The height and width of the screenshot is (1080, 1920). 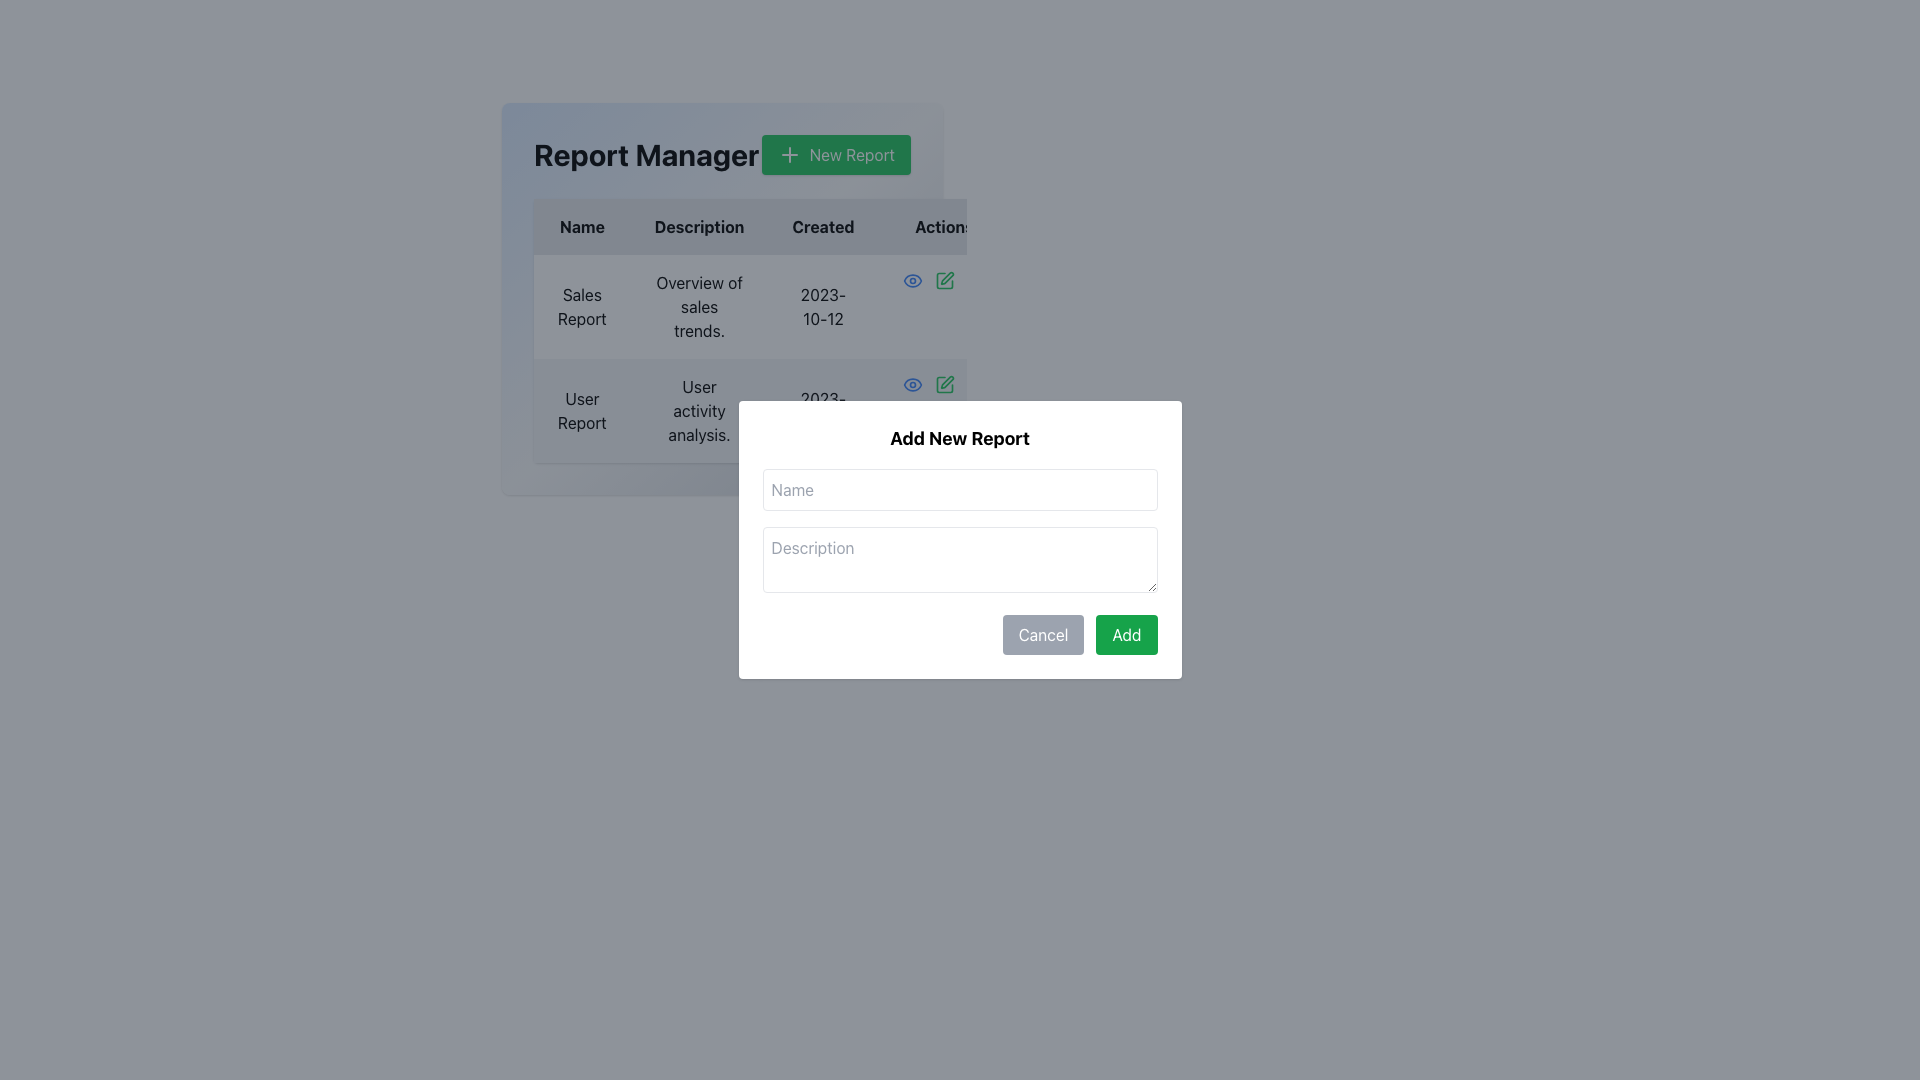 I want to click on the pen icon in the 'Actions' column of the 'Report Manager' table to initiate the editing action, so click(x=945, y=278).